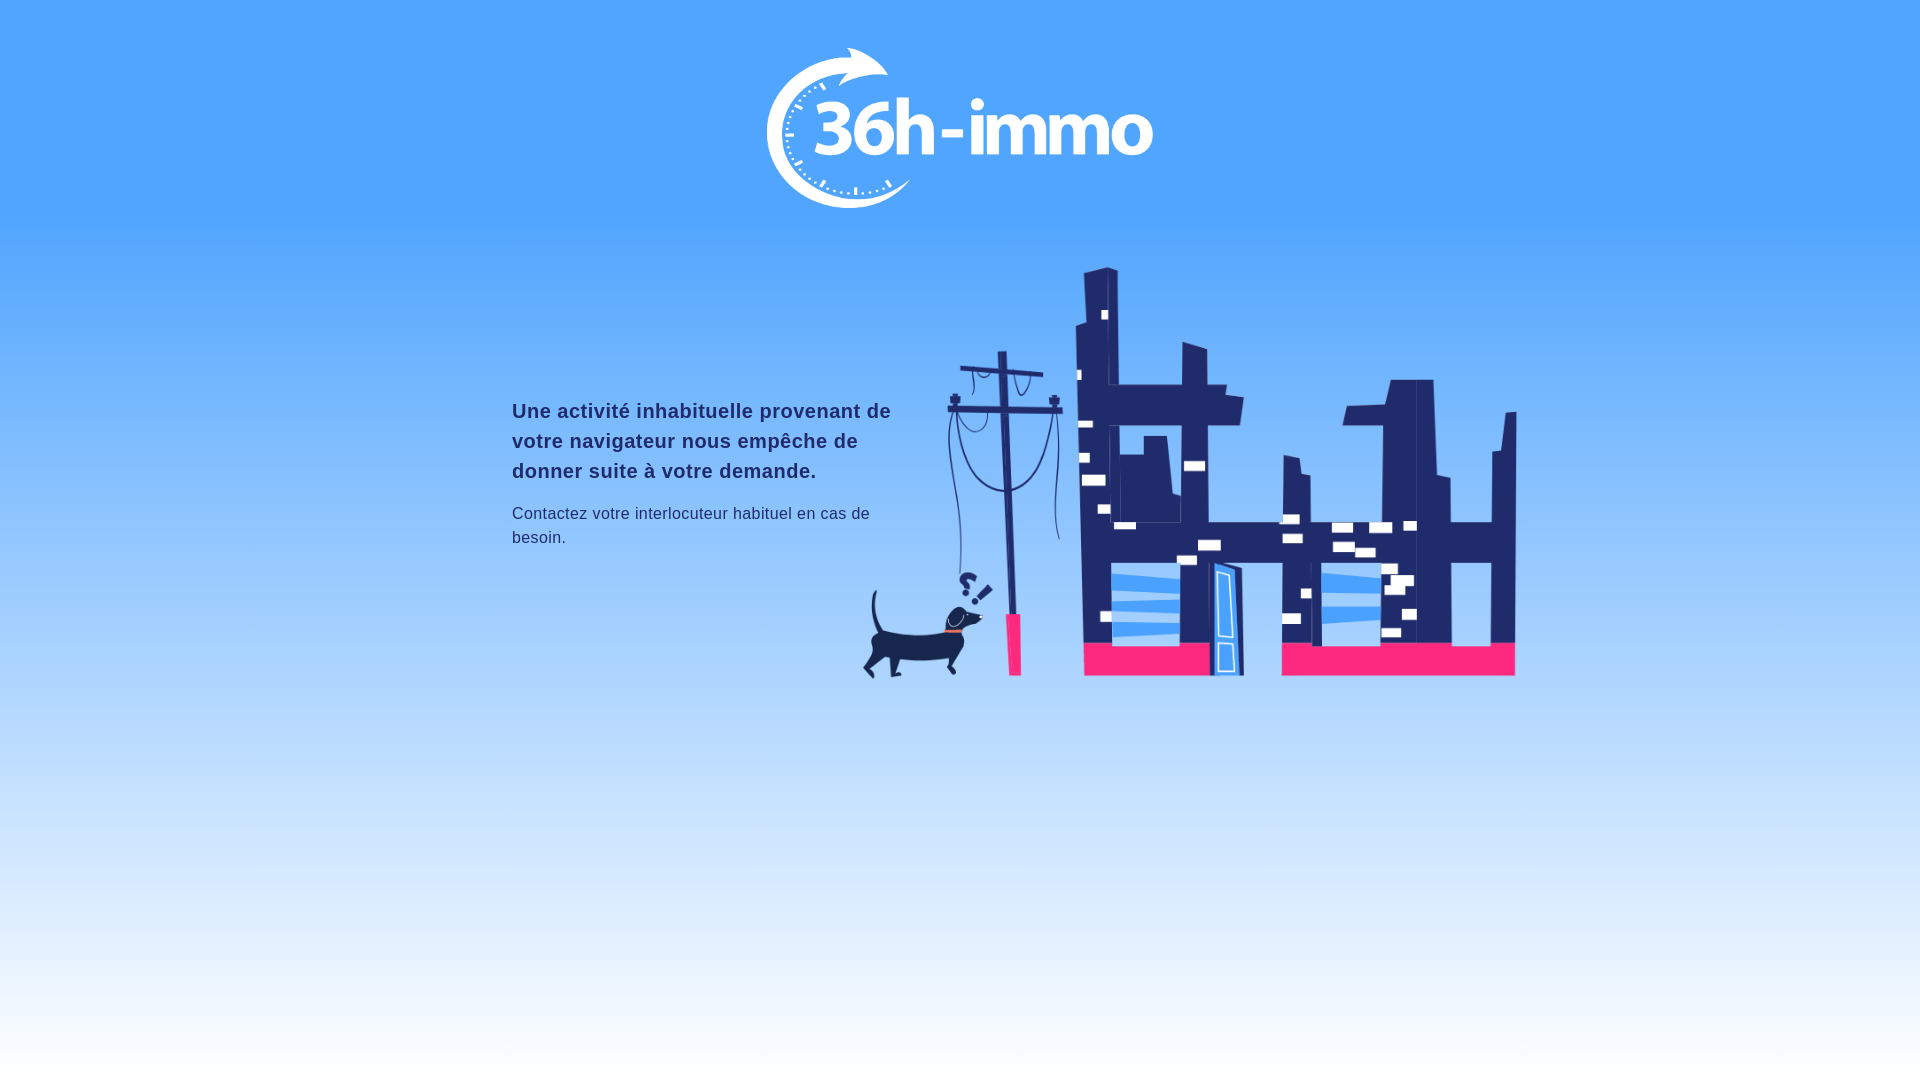 The width and height of the screenshot is (1920, 1080). Describe the element at coordinates (960, 127) in the screenshot. I see `'Accueil'` at that location.